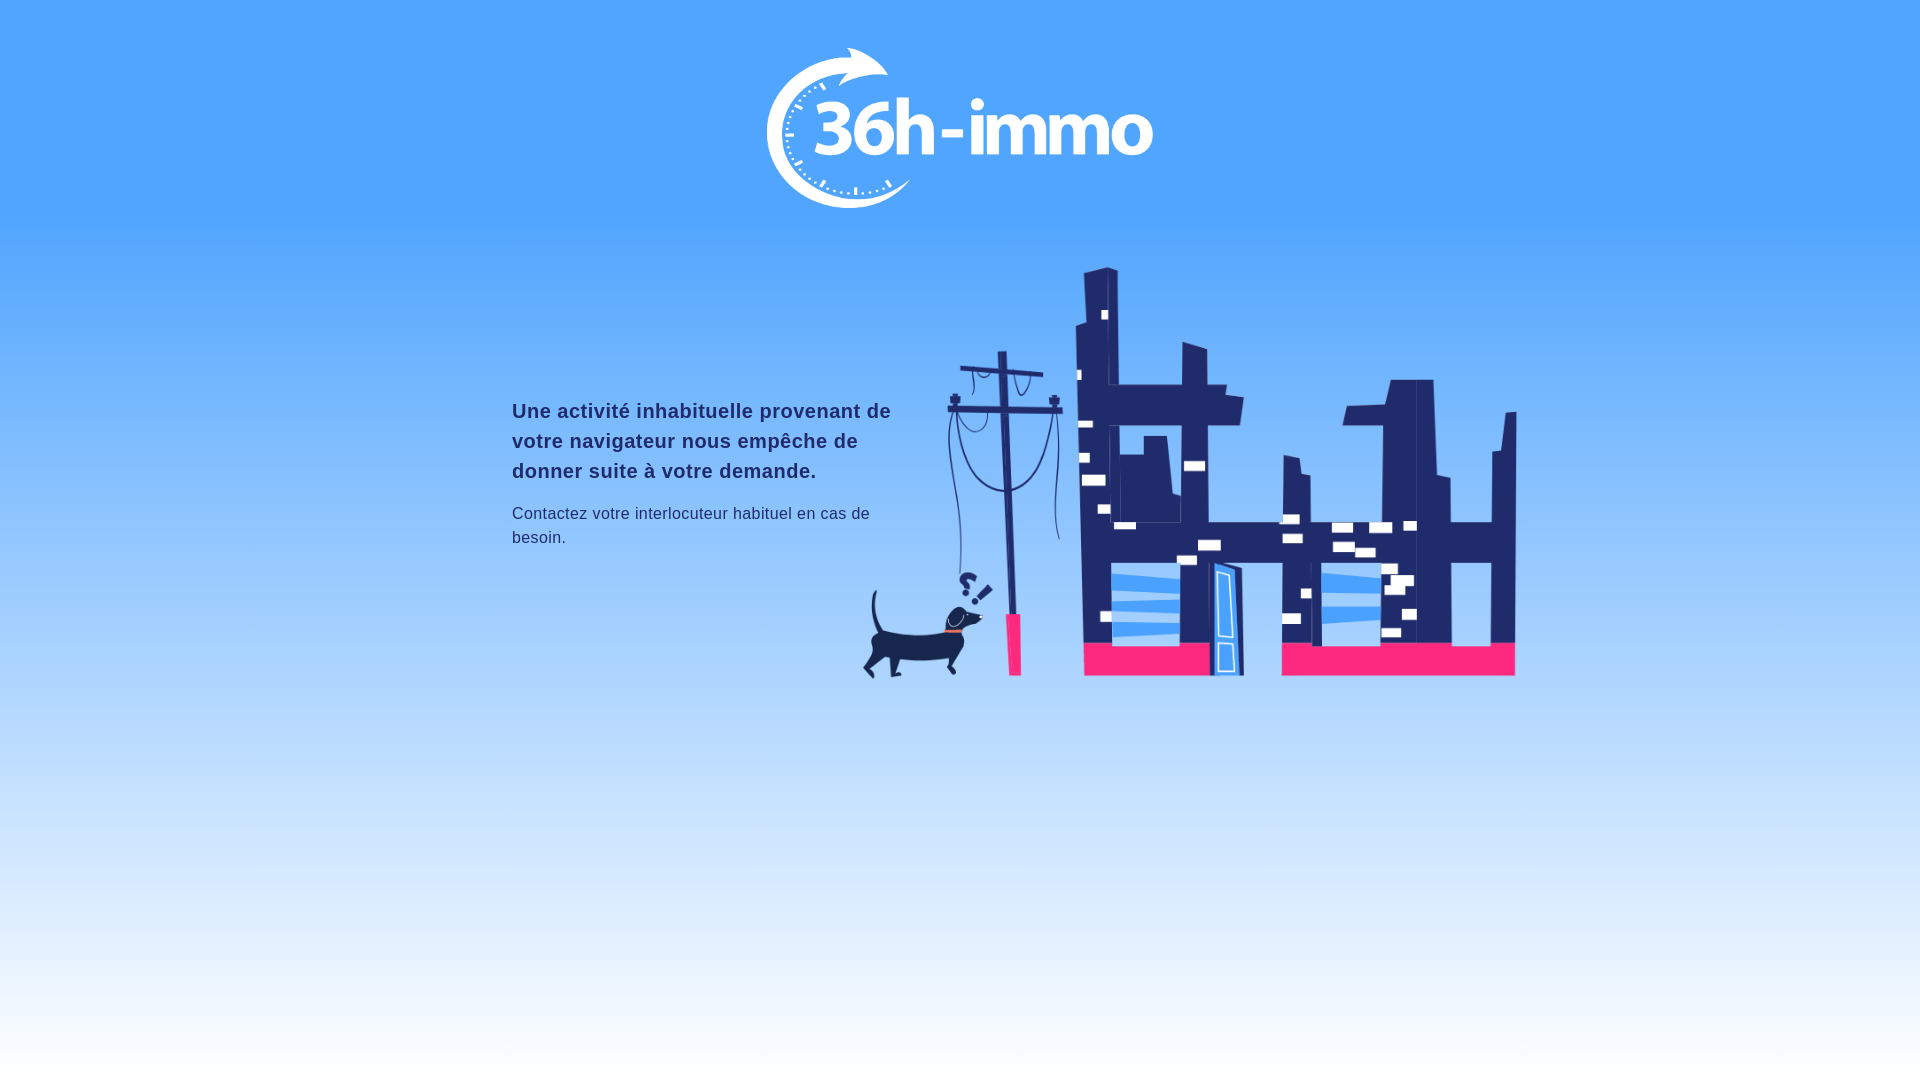 The width and height of the screenshot is (1920, 1080). Describe the element at coordinates (960, 127) in the screenshot. I see `'Accueil'` at that location.